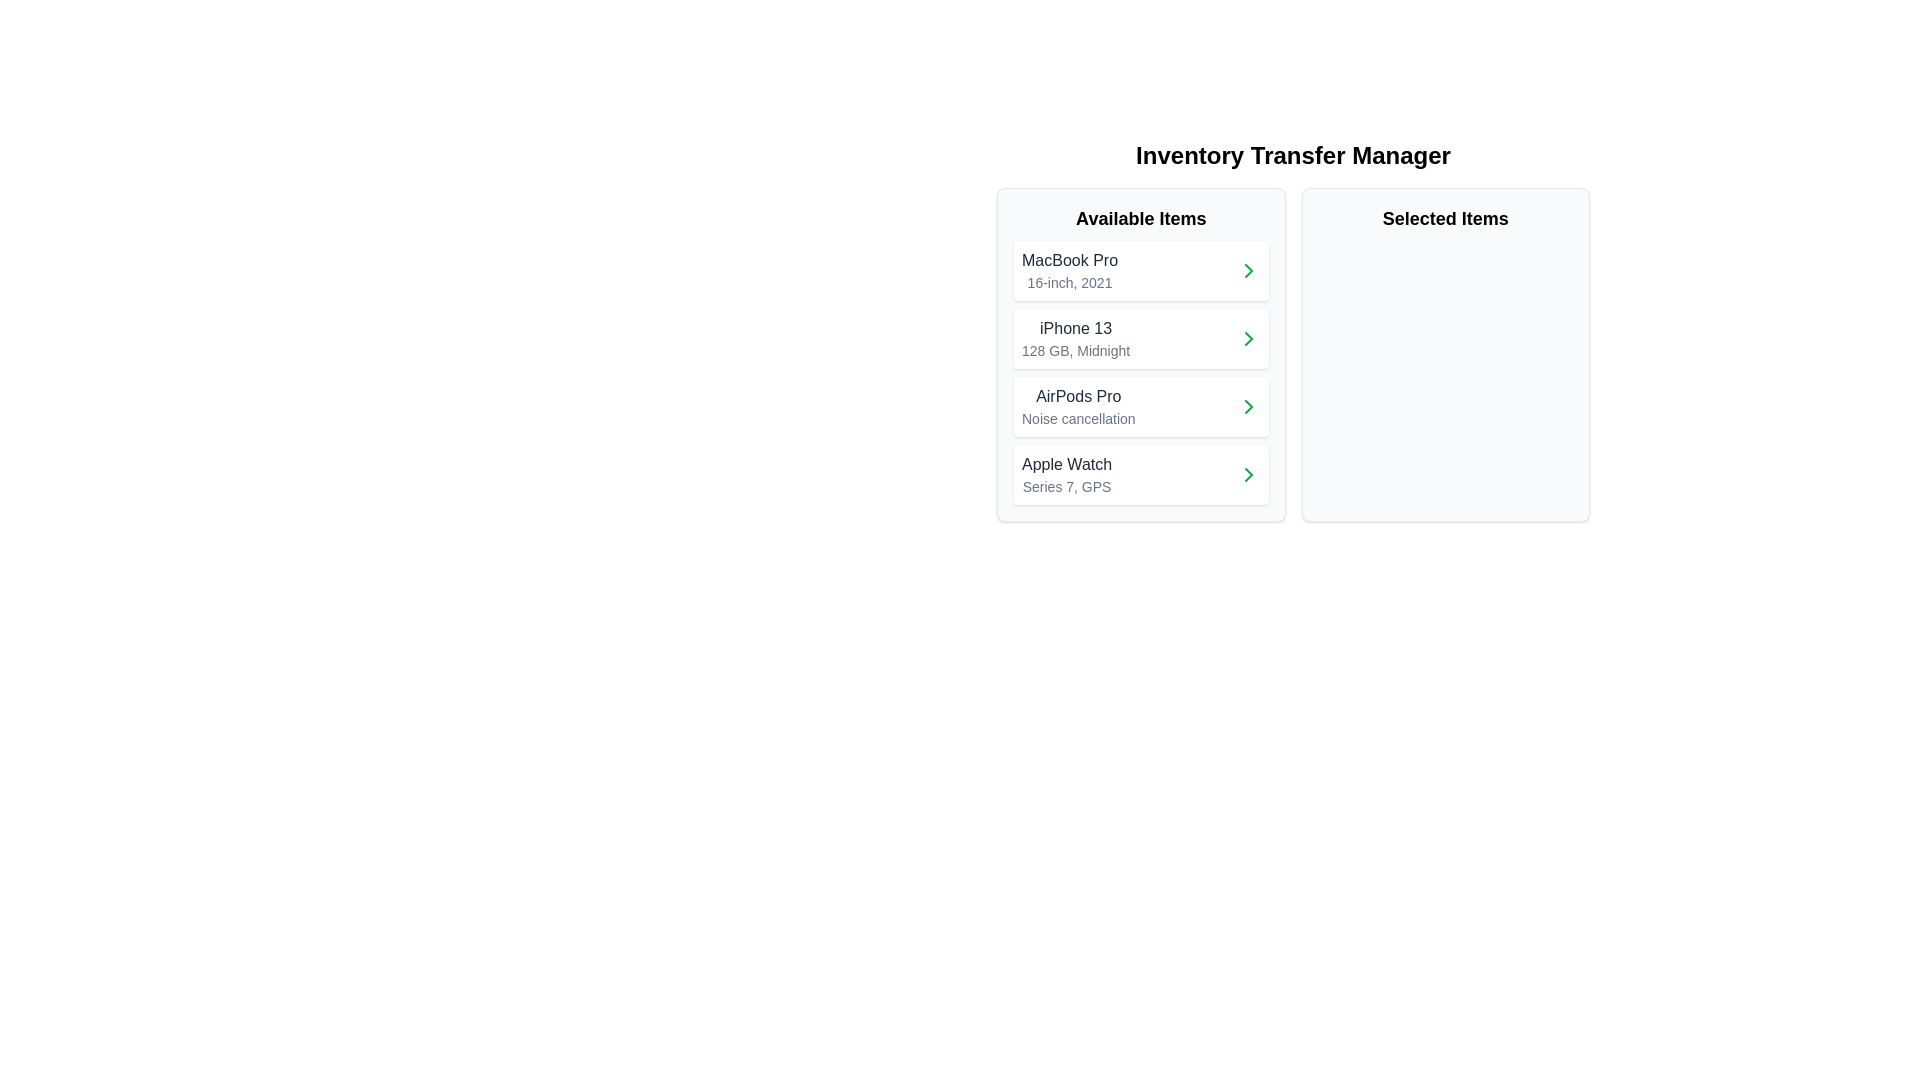  What do you see at coordinates (1141, 373) in the screenshot?
I see `an item in the List Panel` at bounding box center [1141, 373].